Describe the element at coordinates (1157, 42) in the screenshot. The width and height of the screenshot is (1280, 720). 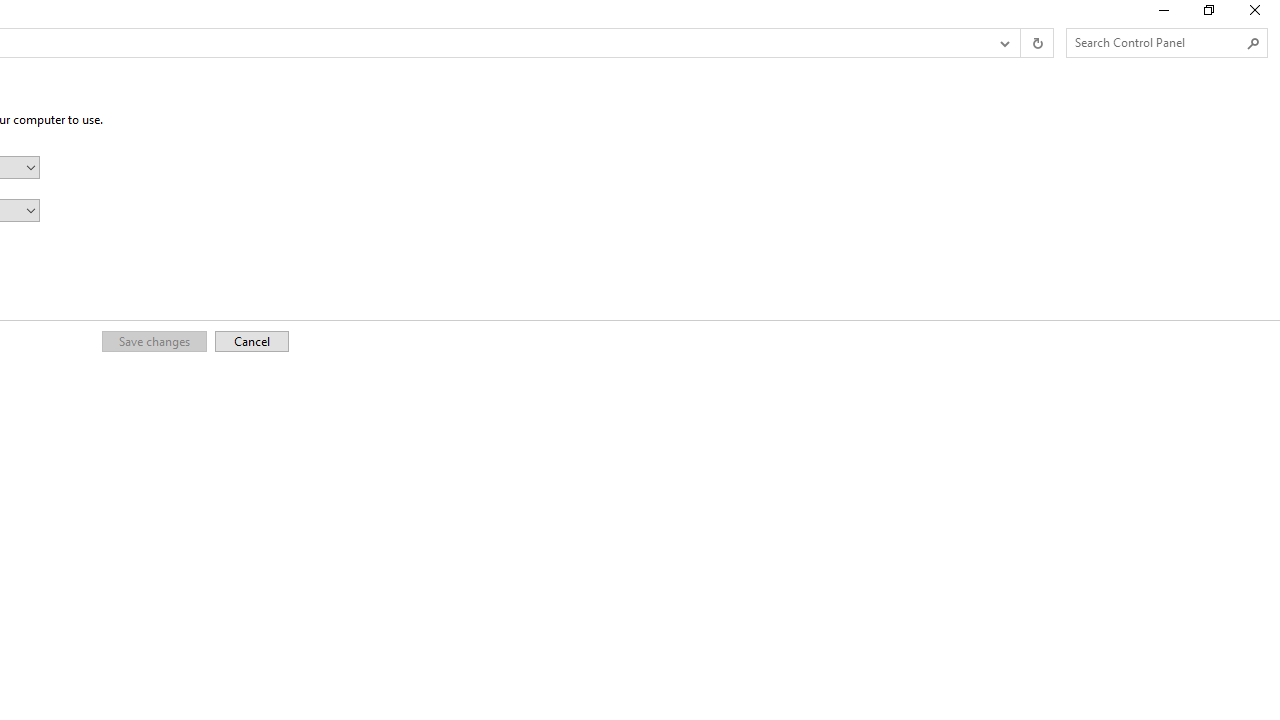
I see `'Search Box'` at that location.